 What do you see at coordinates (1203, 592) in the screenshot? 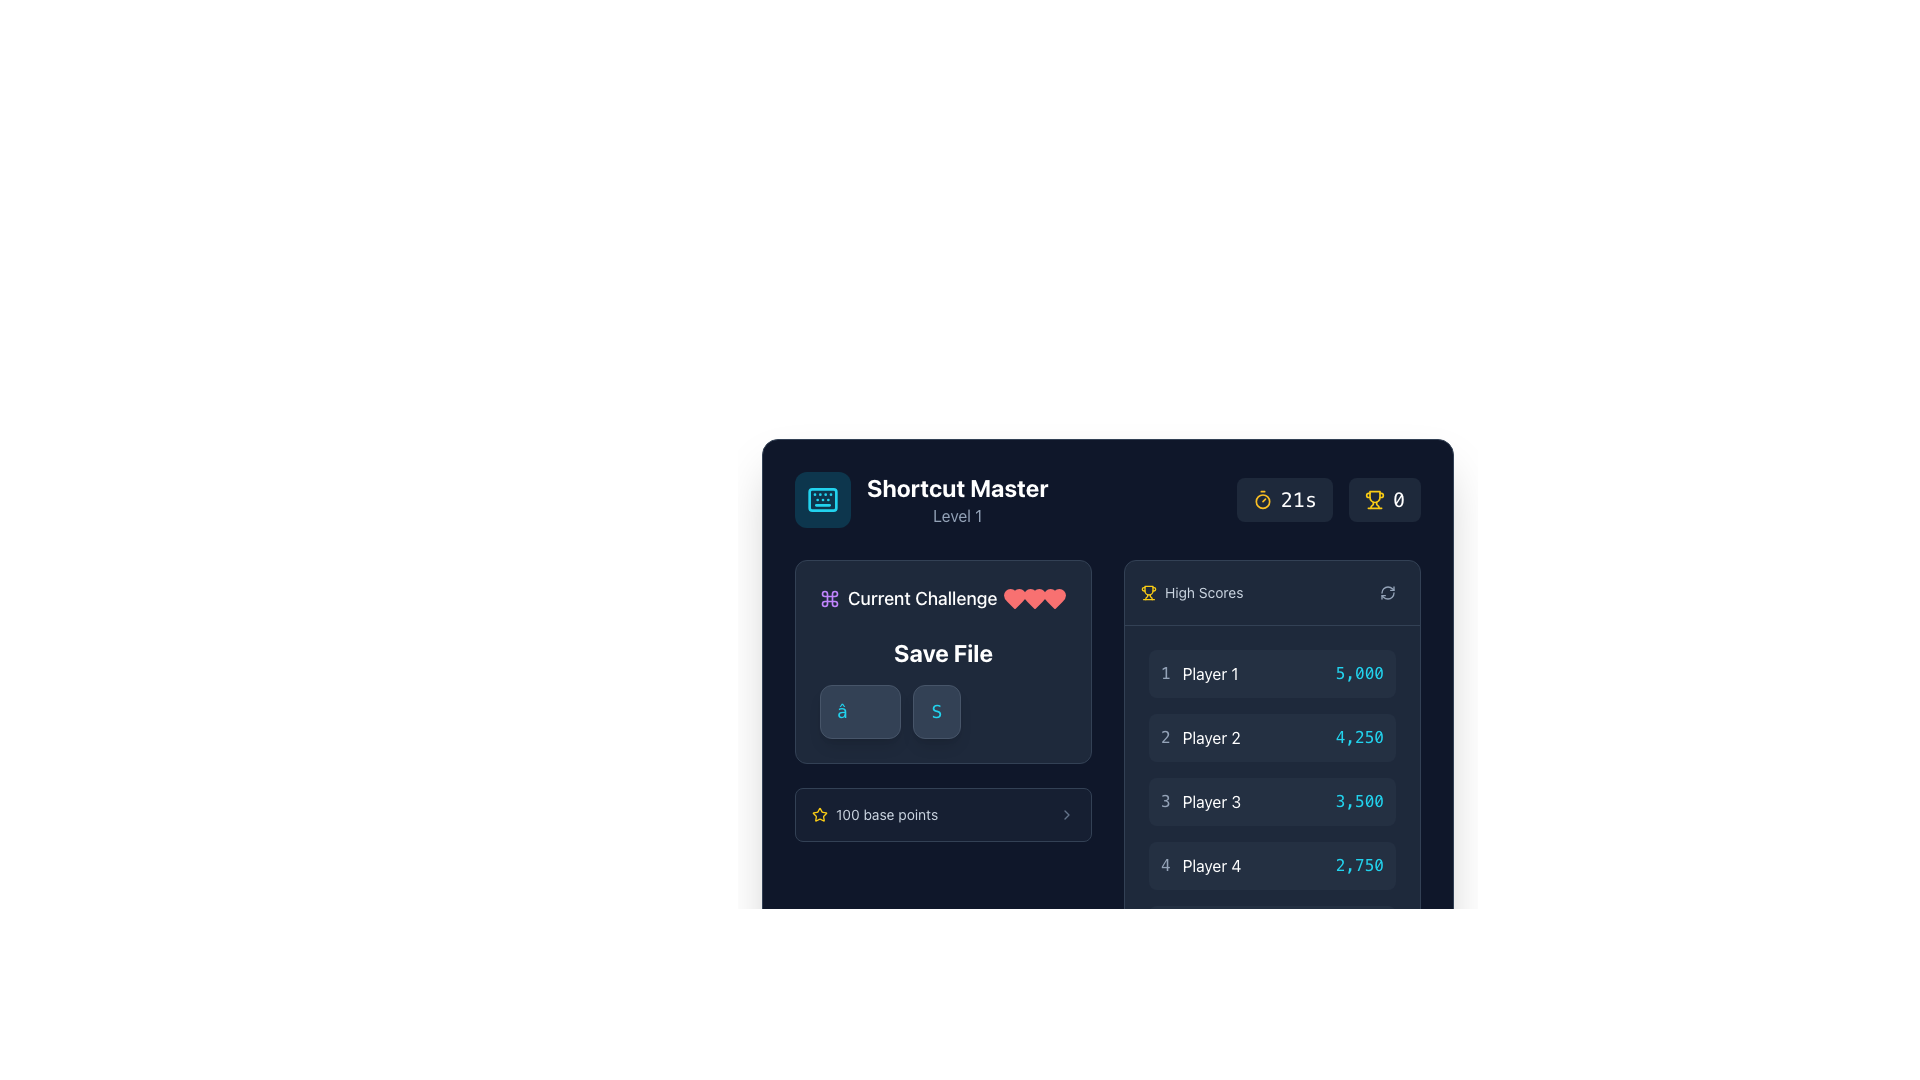
I see `the High Scores label located to the right of the yellow trophy icon, vertically aligned with it, in the upper section of the high scores panel` at bounding box center [1203, 592].